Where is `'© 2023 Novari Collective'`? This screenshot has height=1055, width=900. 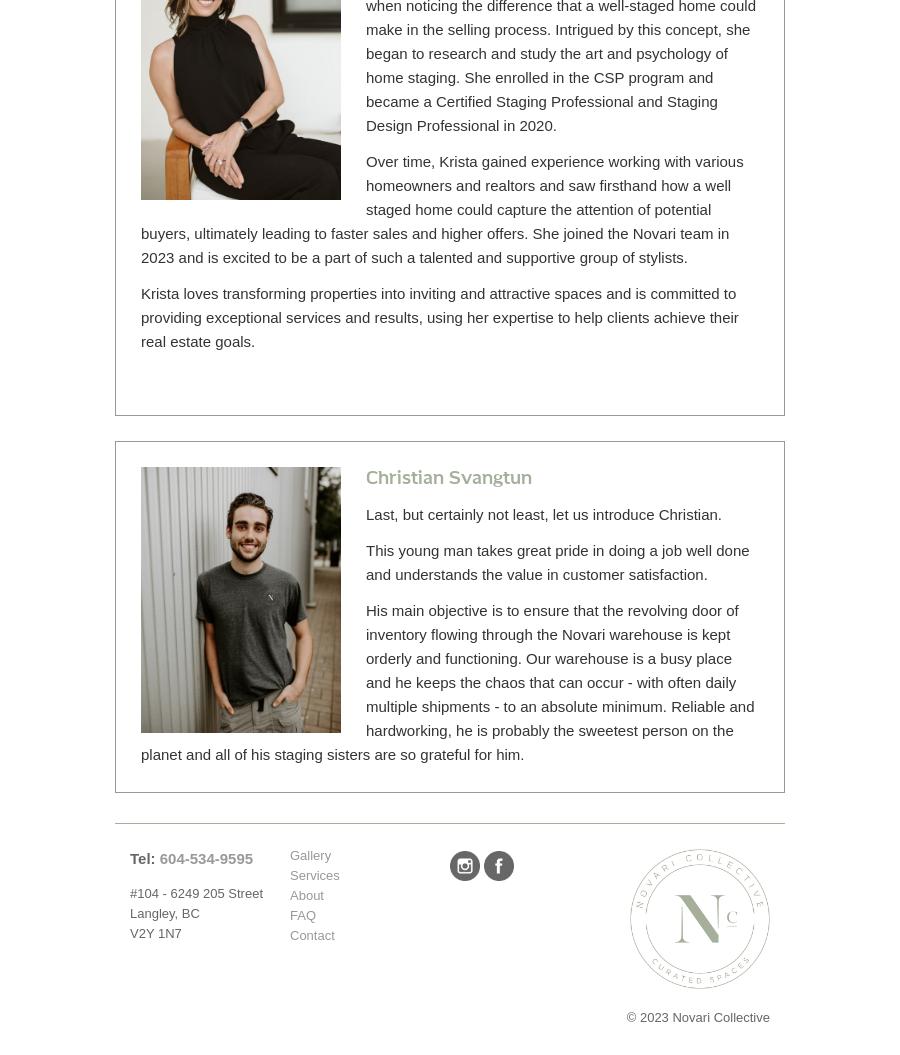 '© 2023 Novari Collective' is located at coordinates (697, 1016).